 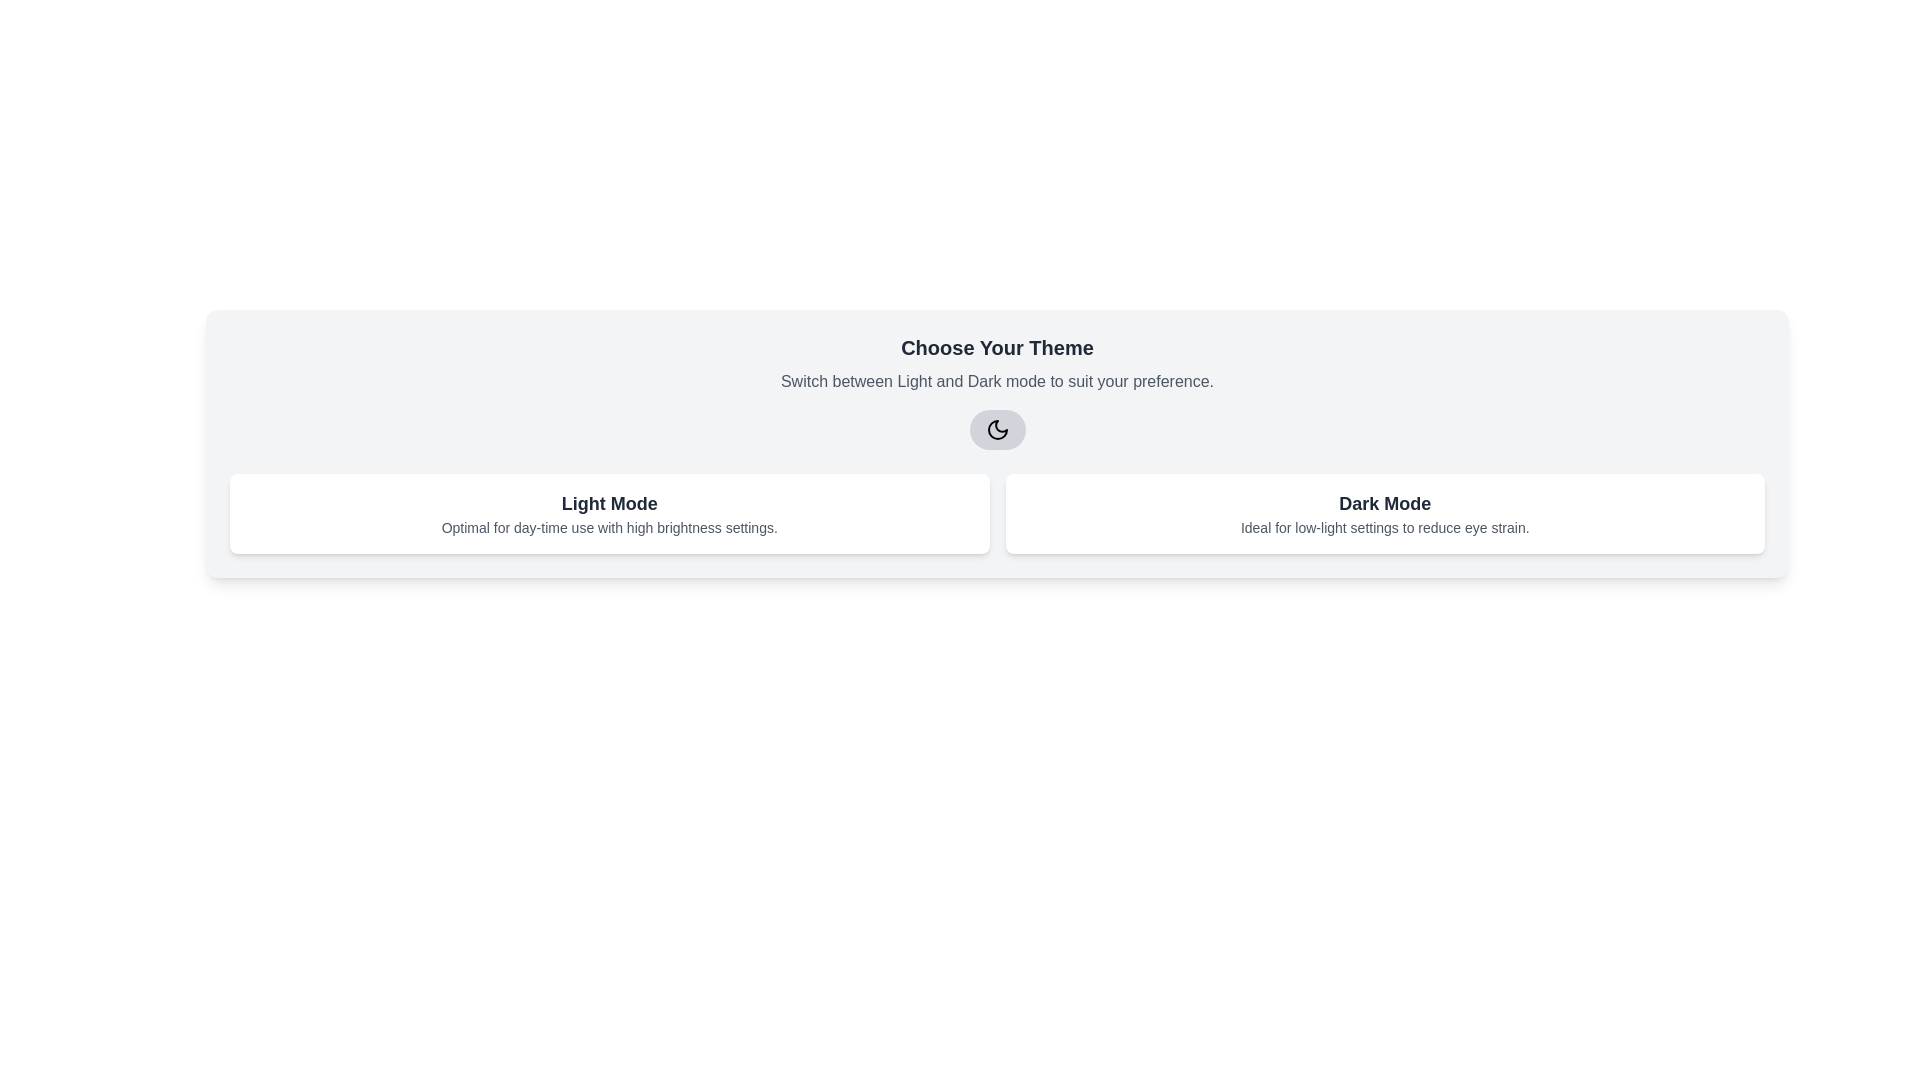 I want to click on the moon icon within the SVG toggle button to switch between Light Mode and Dark Mode themes, so click(x=997, y=428).